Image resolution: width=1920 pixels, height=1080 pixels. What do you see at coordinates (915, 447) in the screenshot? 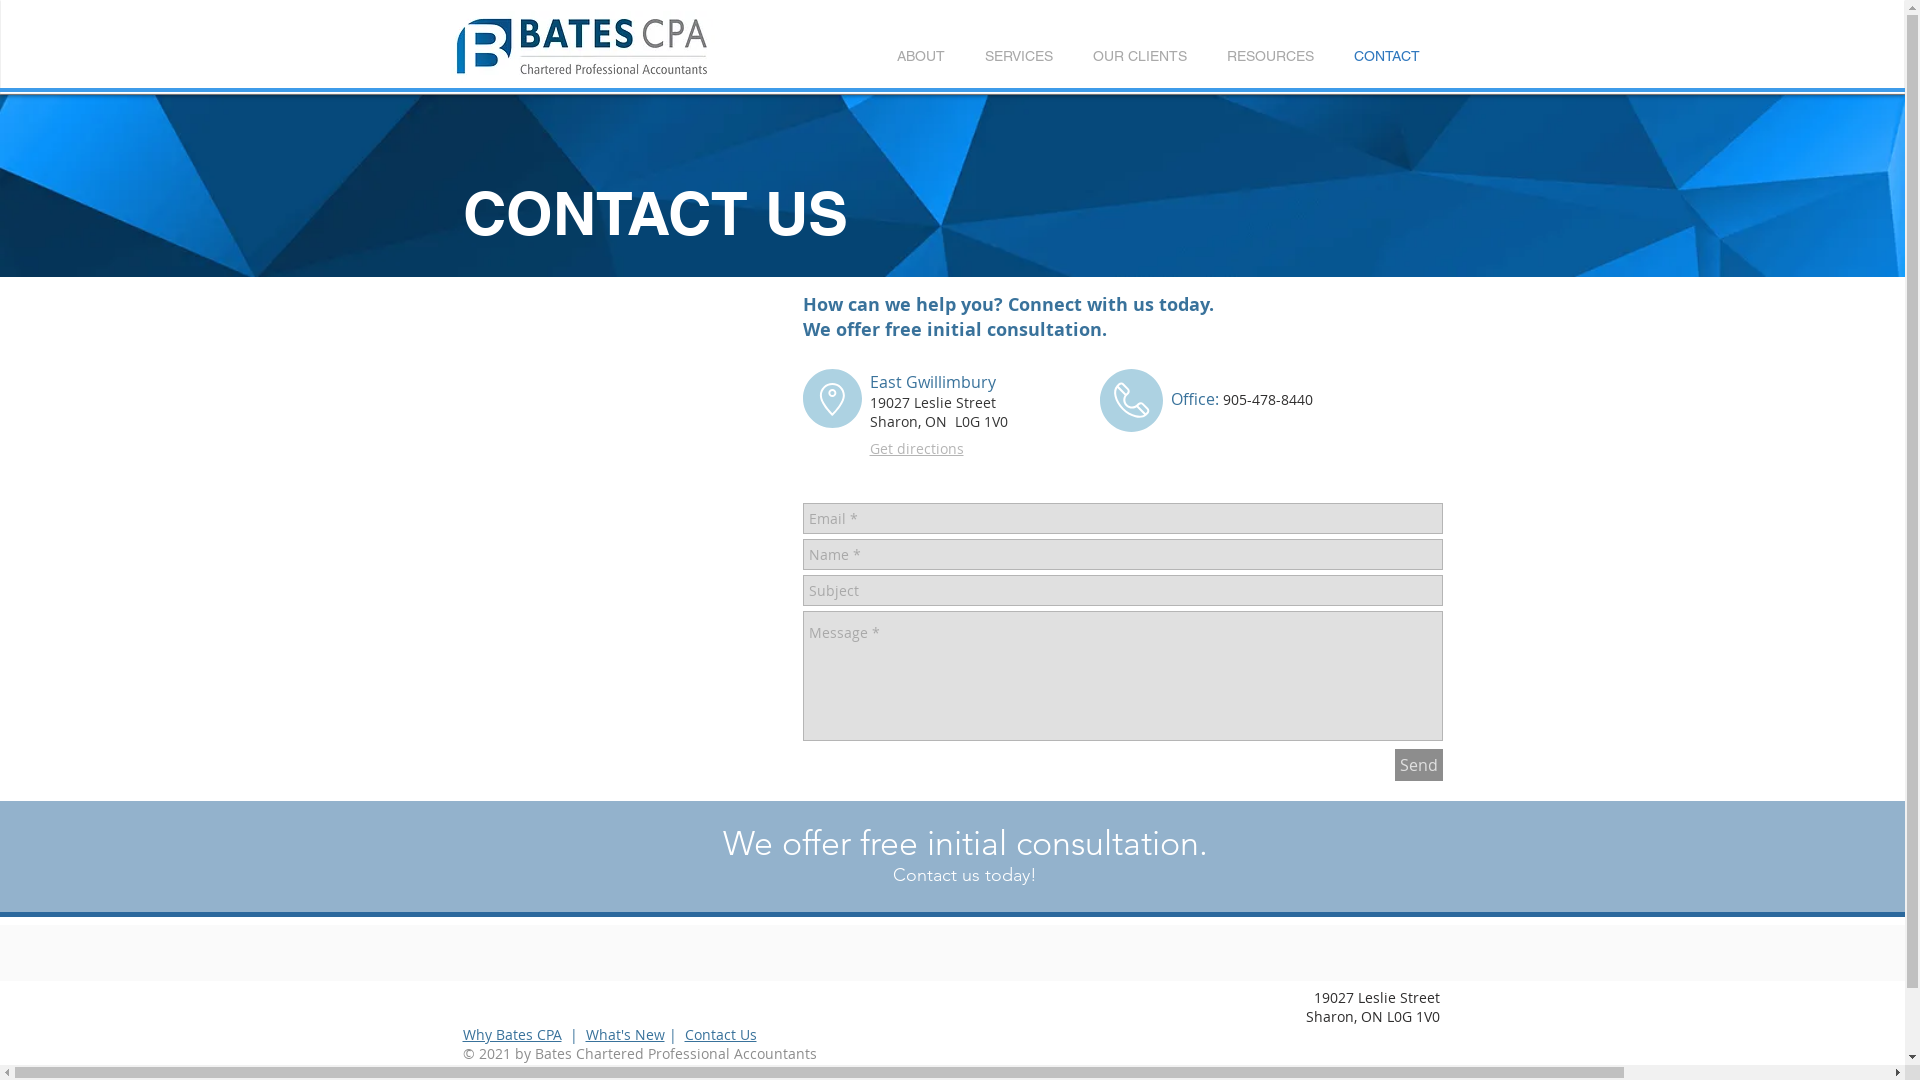
I see `'Get directions'` at bounding box center [915, 447].